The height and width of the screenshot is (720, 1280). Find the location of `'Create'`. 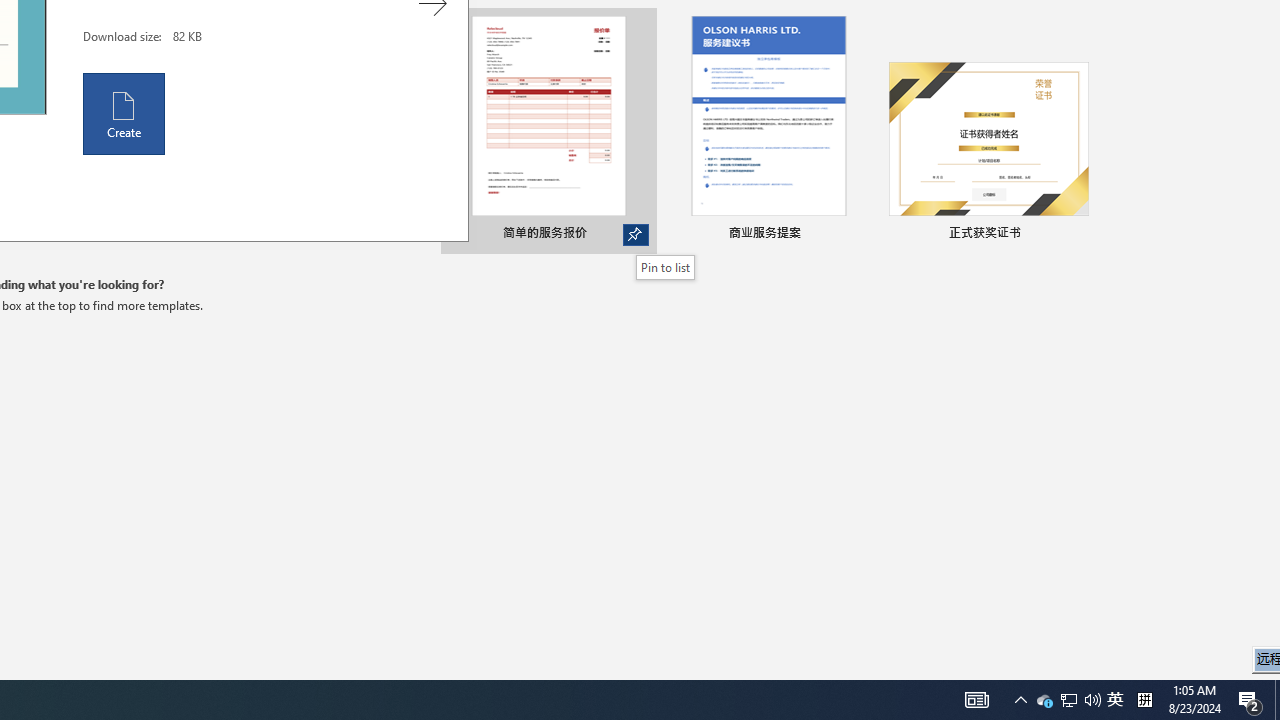

'Create' is located at coordinates (123, 113).